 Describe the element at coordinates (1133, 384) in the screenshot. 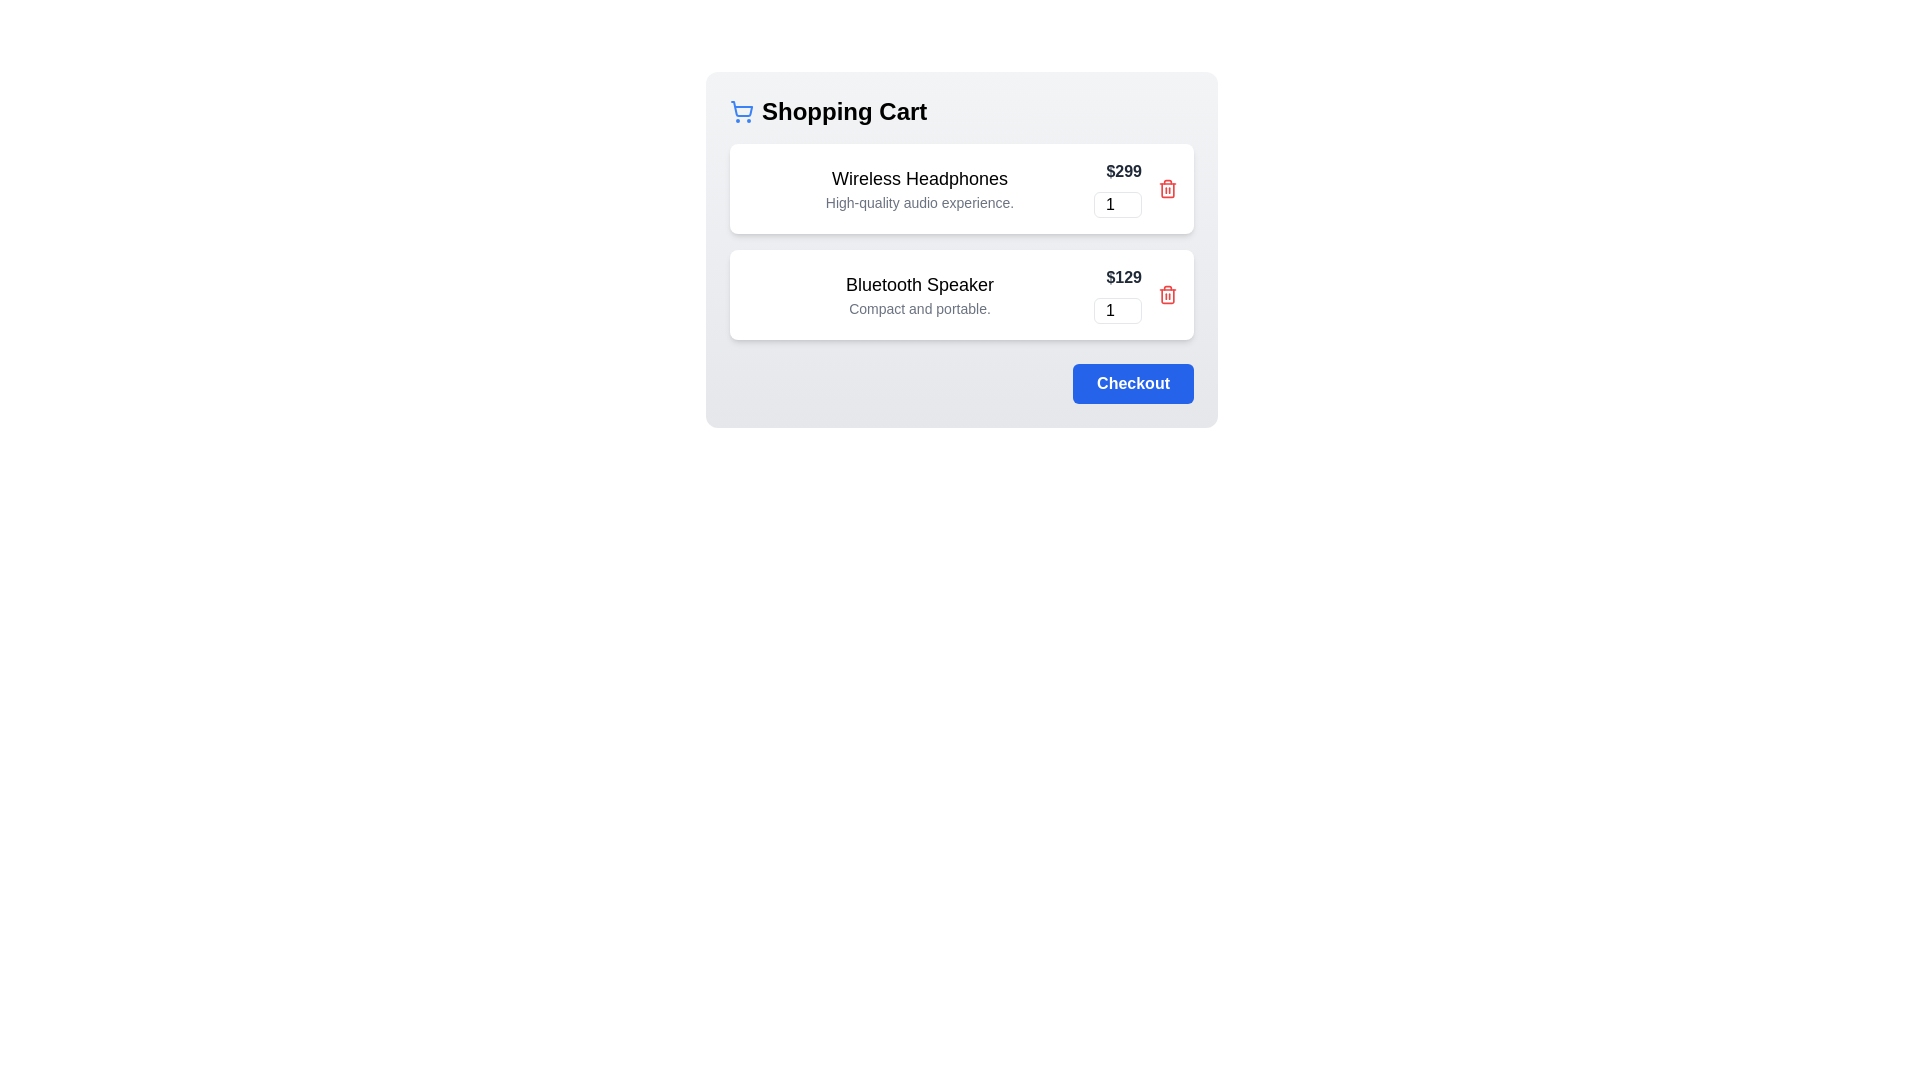

I see `the Checkout button to proceed with the checkout process` at that location.